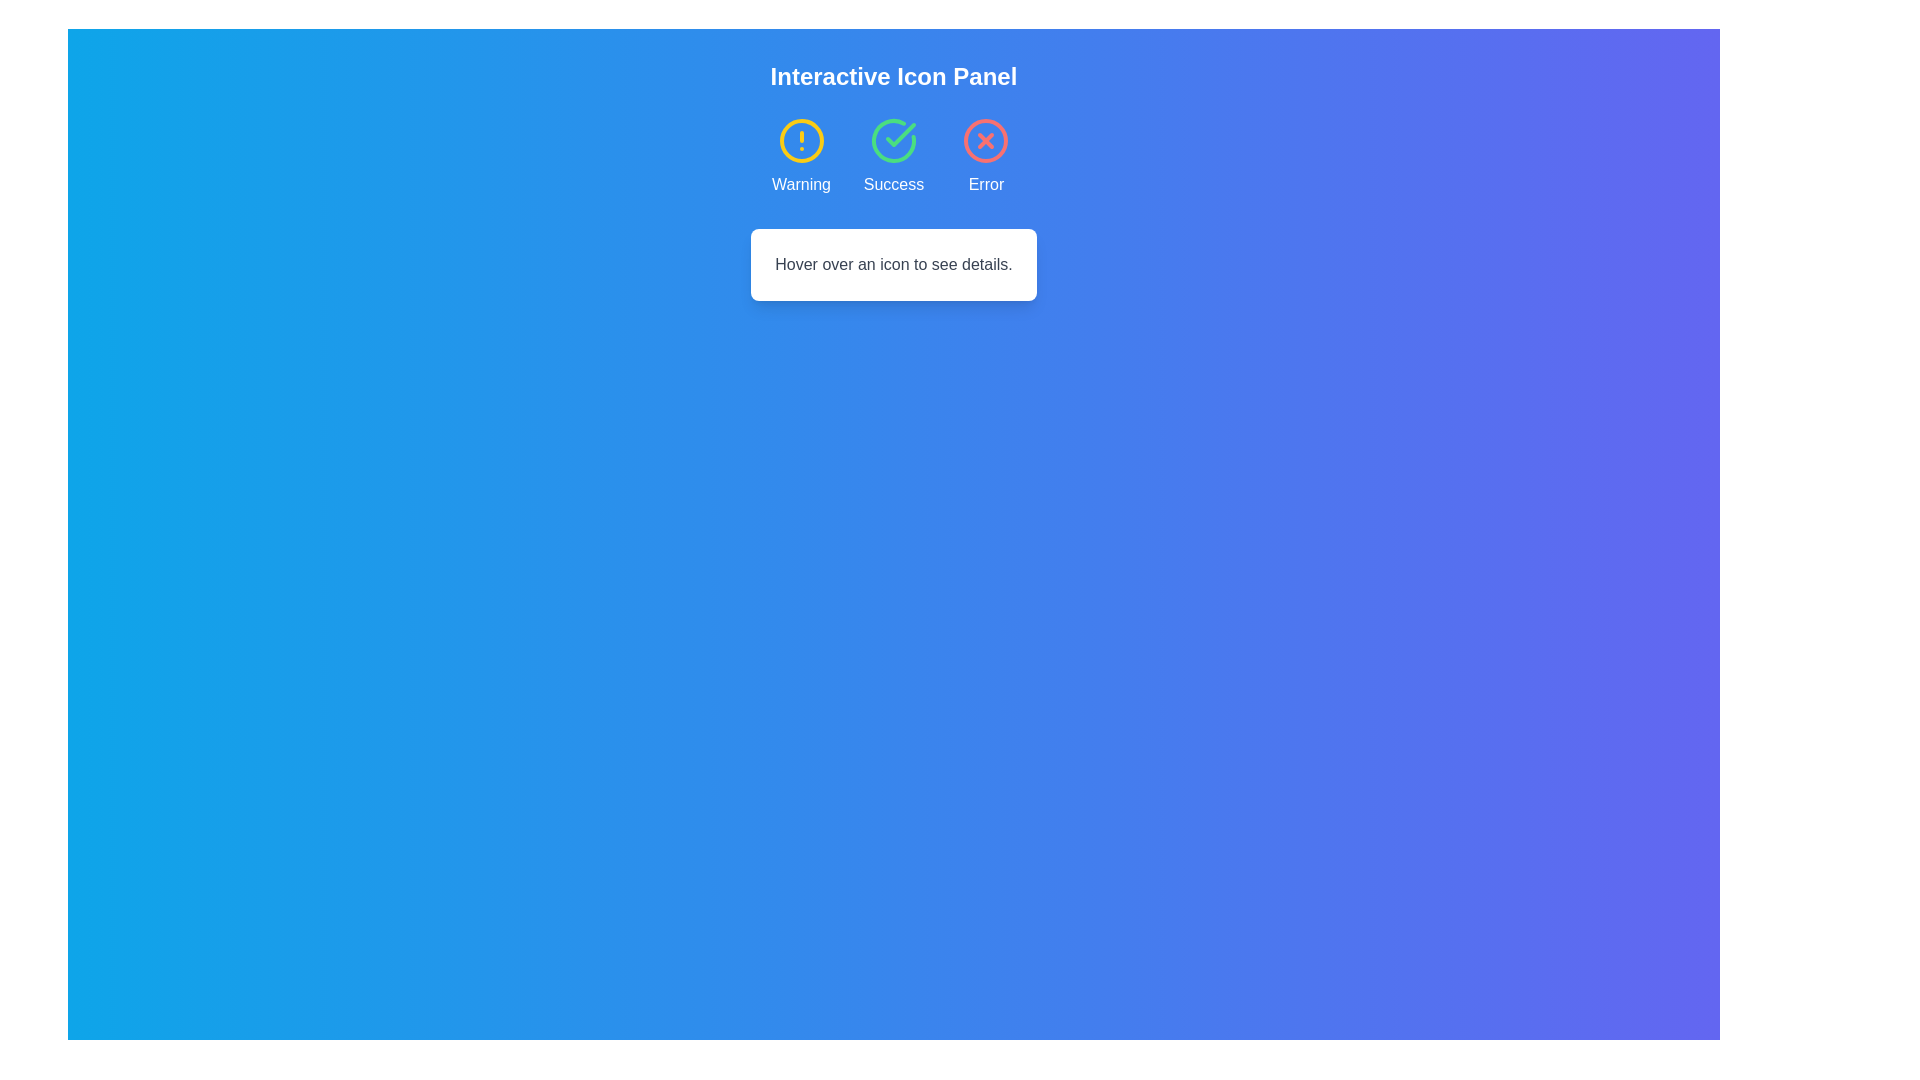 This screenshot has height=1080, width=1920. I want to click on the check mark icon inside the circular green background, which represents success among the icons labeled 'Warning,' 'Success,' and 'Error.', so click(900, 135).